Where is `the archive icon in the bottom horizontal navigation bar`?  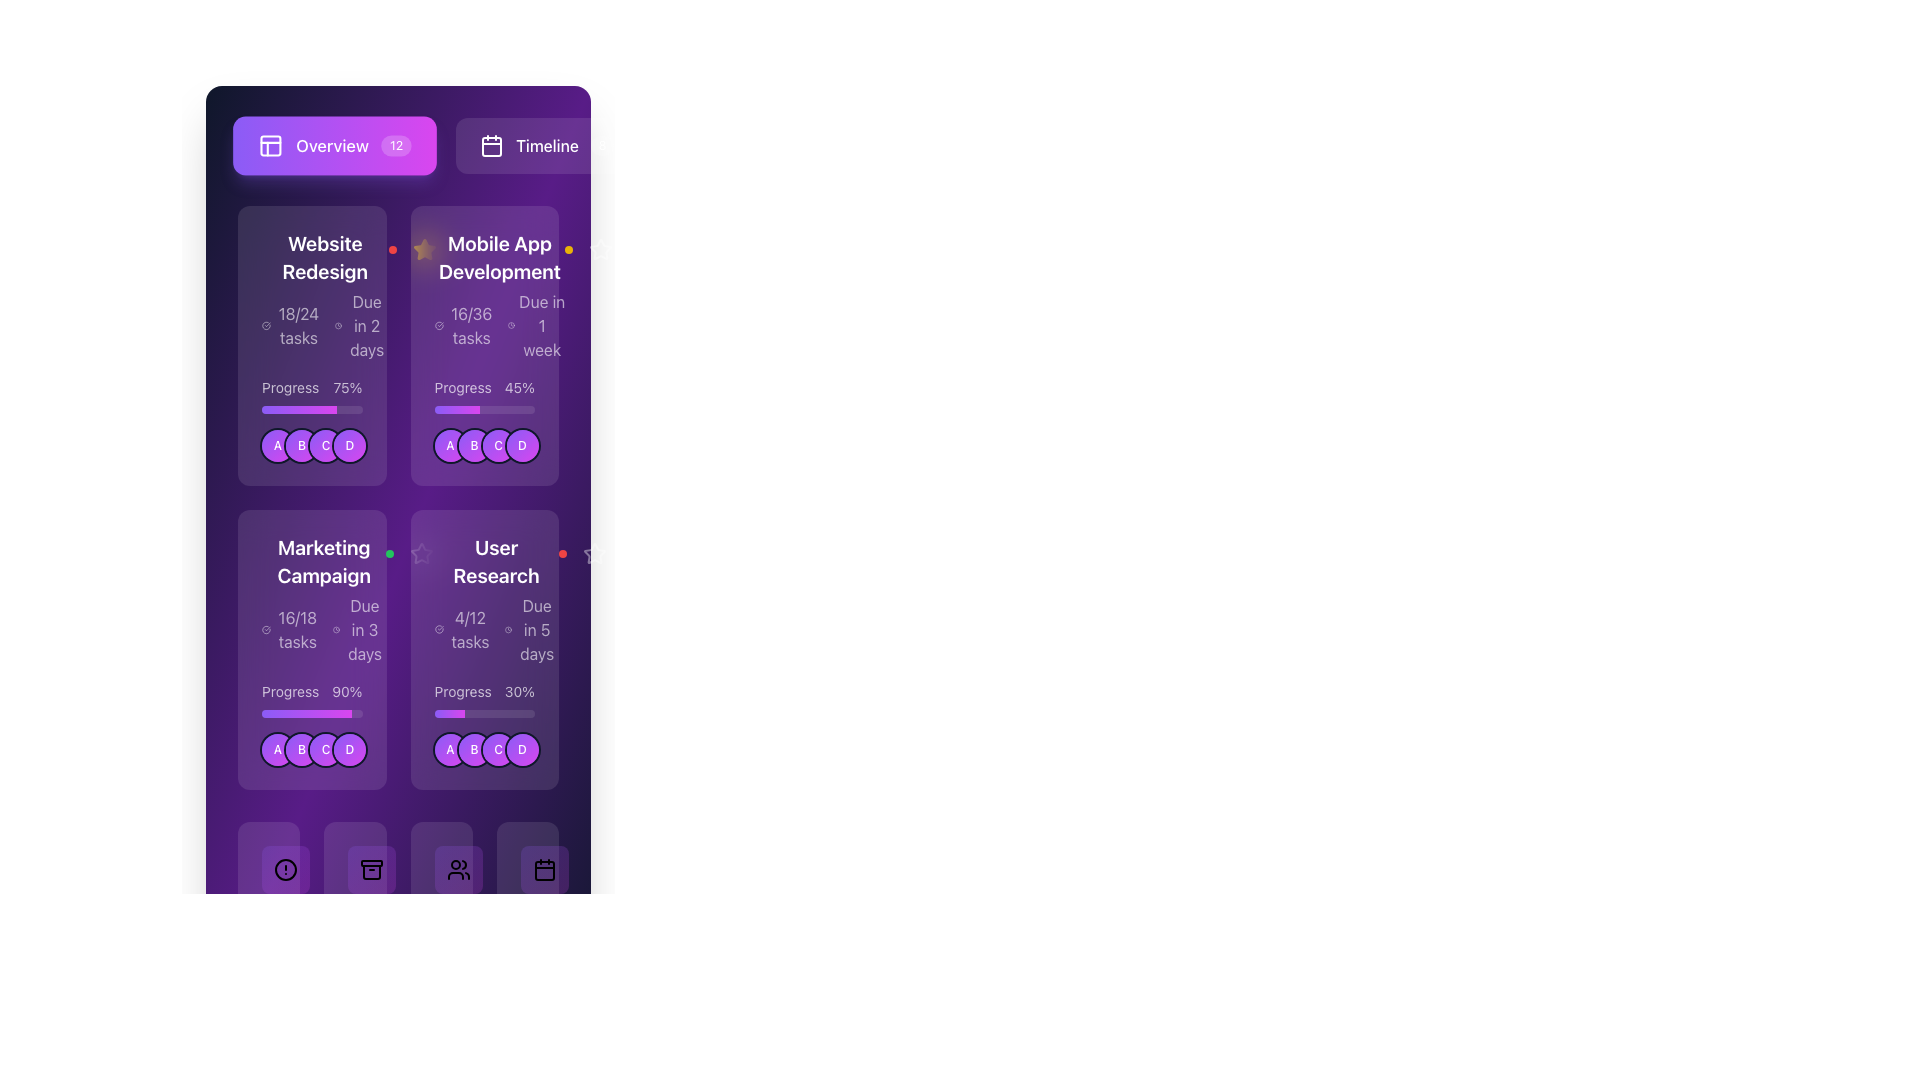 the archive icon in the bottom horizontal navigation bar is located at coordinates (372, 869).